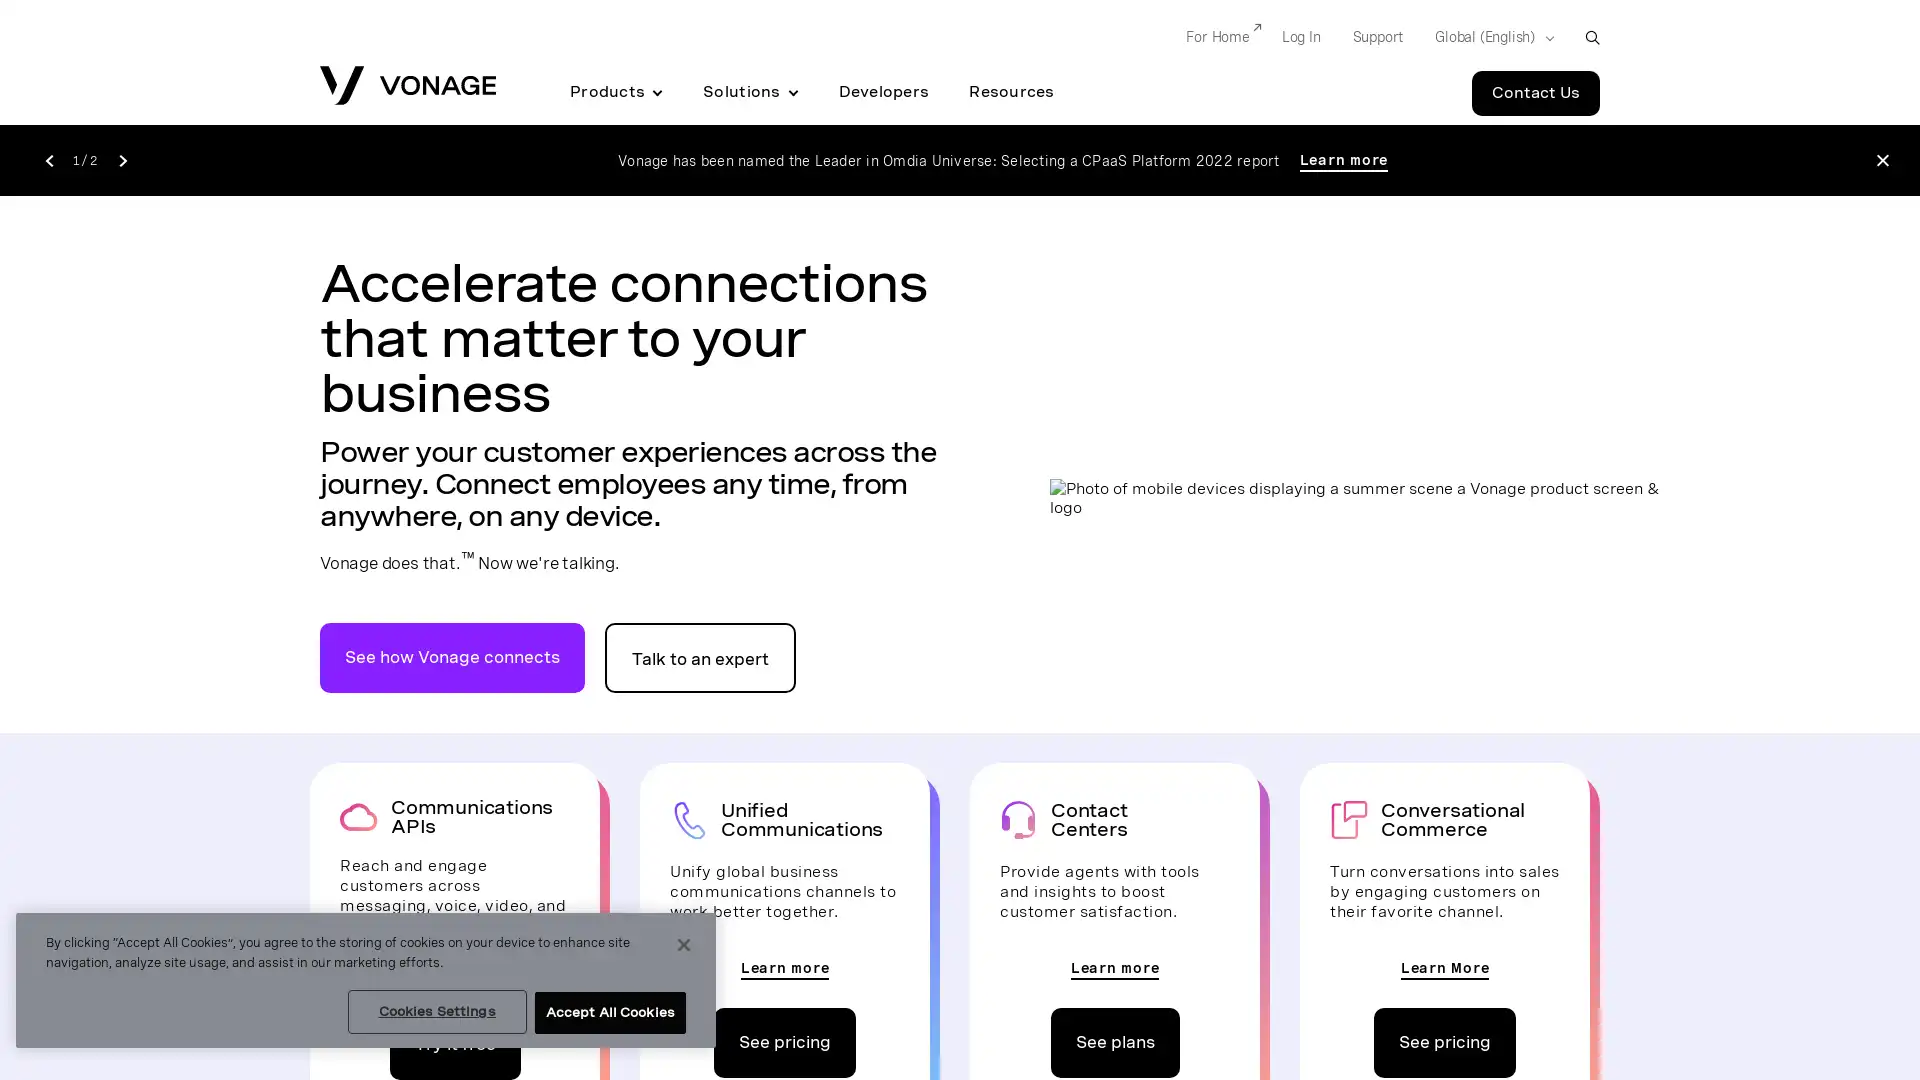 The width and height of the screenshot is (1920, 1080). I want to click on Go to the next announcement, so click(121, 158).